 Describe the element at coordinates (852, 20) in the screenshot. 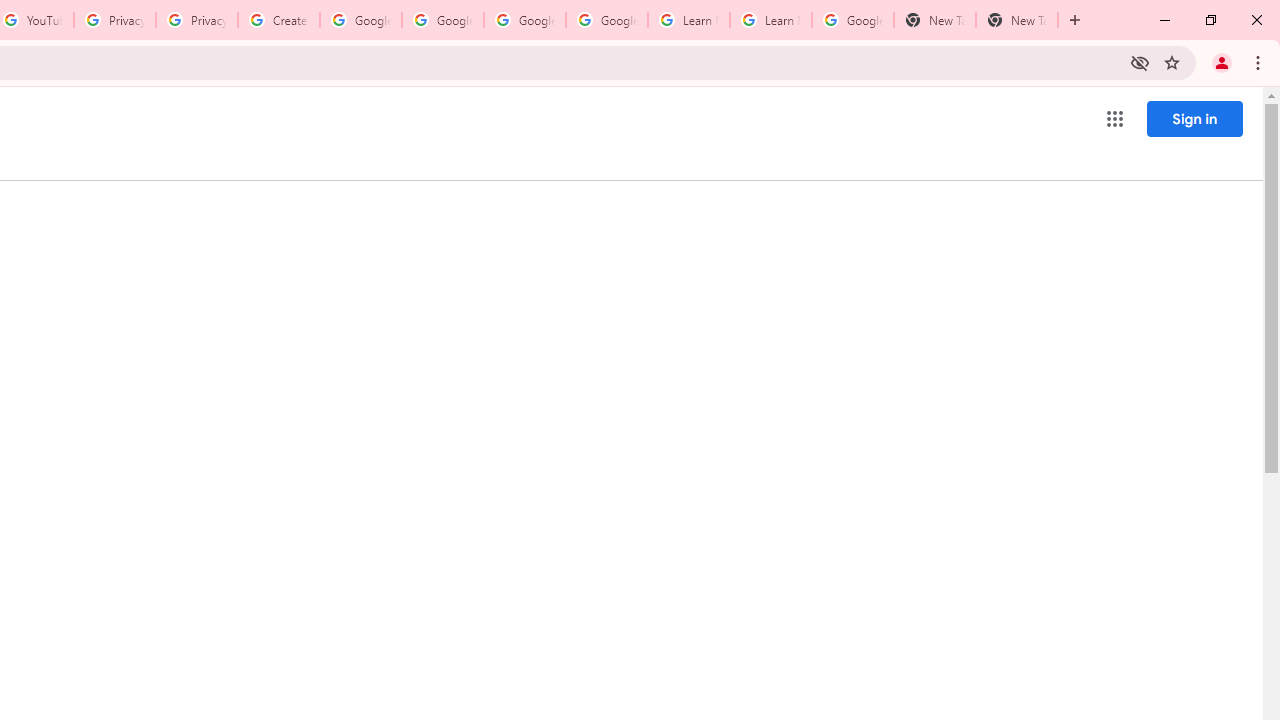

I see `'Google Account'` at that location.